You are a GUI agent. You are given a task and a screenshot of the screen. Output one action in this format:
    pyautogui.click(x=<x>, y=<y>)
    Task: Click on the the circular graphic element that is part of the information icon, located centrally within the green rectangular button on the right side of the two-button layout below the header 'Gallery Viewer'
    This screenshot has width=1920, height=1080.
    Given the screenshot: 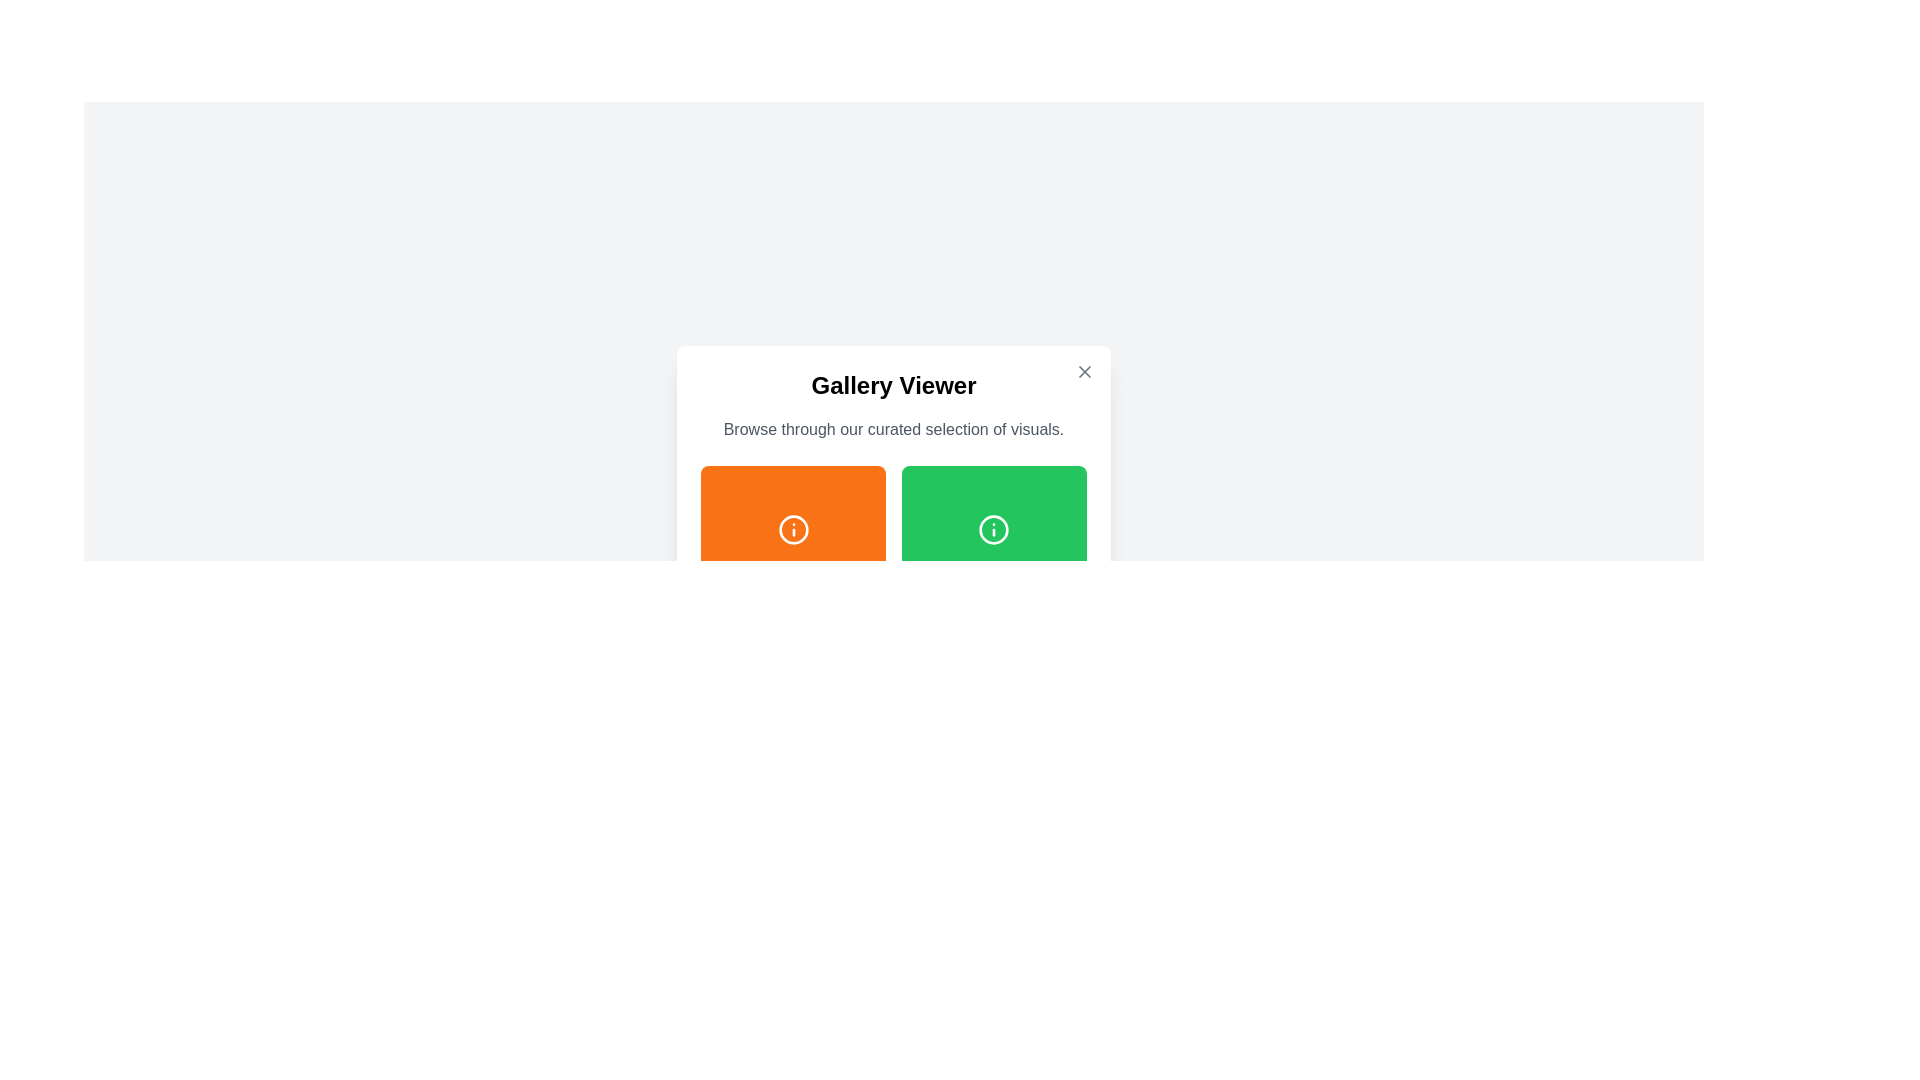 What is the action you would take?
    pyautogui.click(x=994, y=528)
    